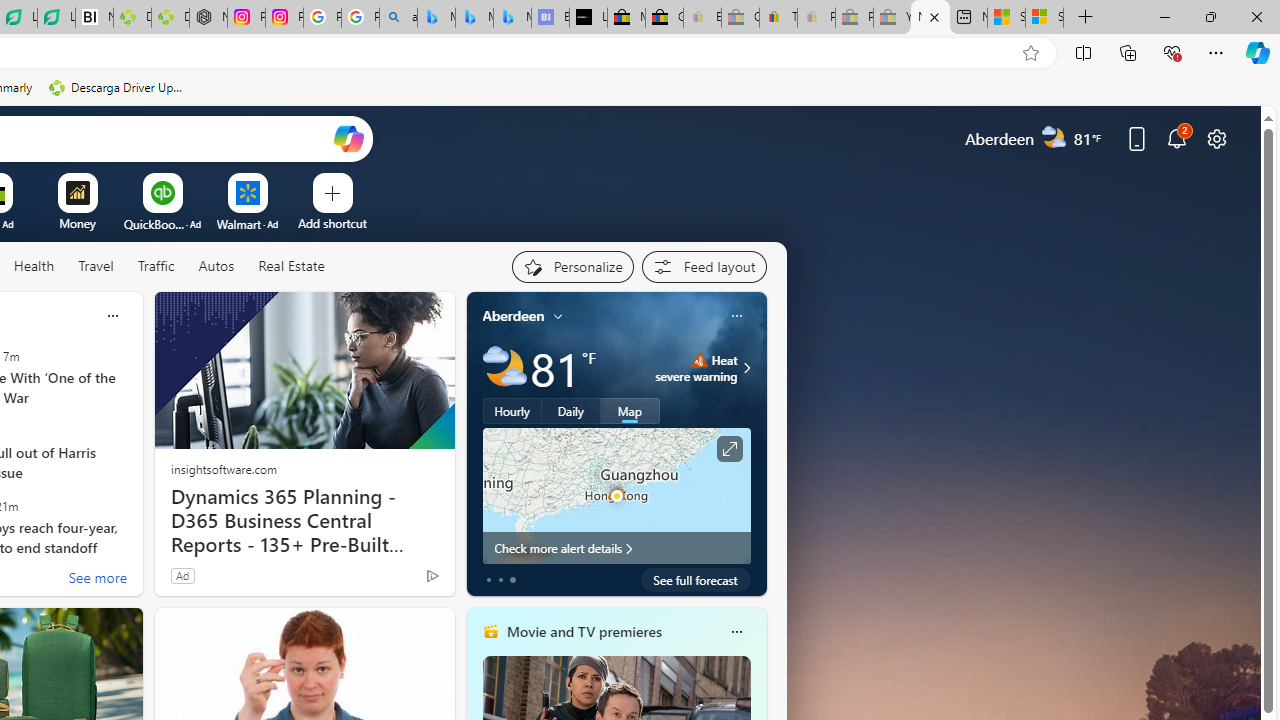 This screenshot has width=1280, height=720. Describe the element at coordinates (695, 579) in the screenshot. I see `'See full forecast'` at that location.